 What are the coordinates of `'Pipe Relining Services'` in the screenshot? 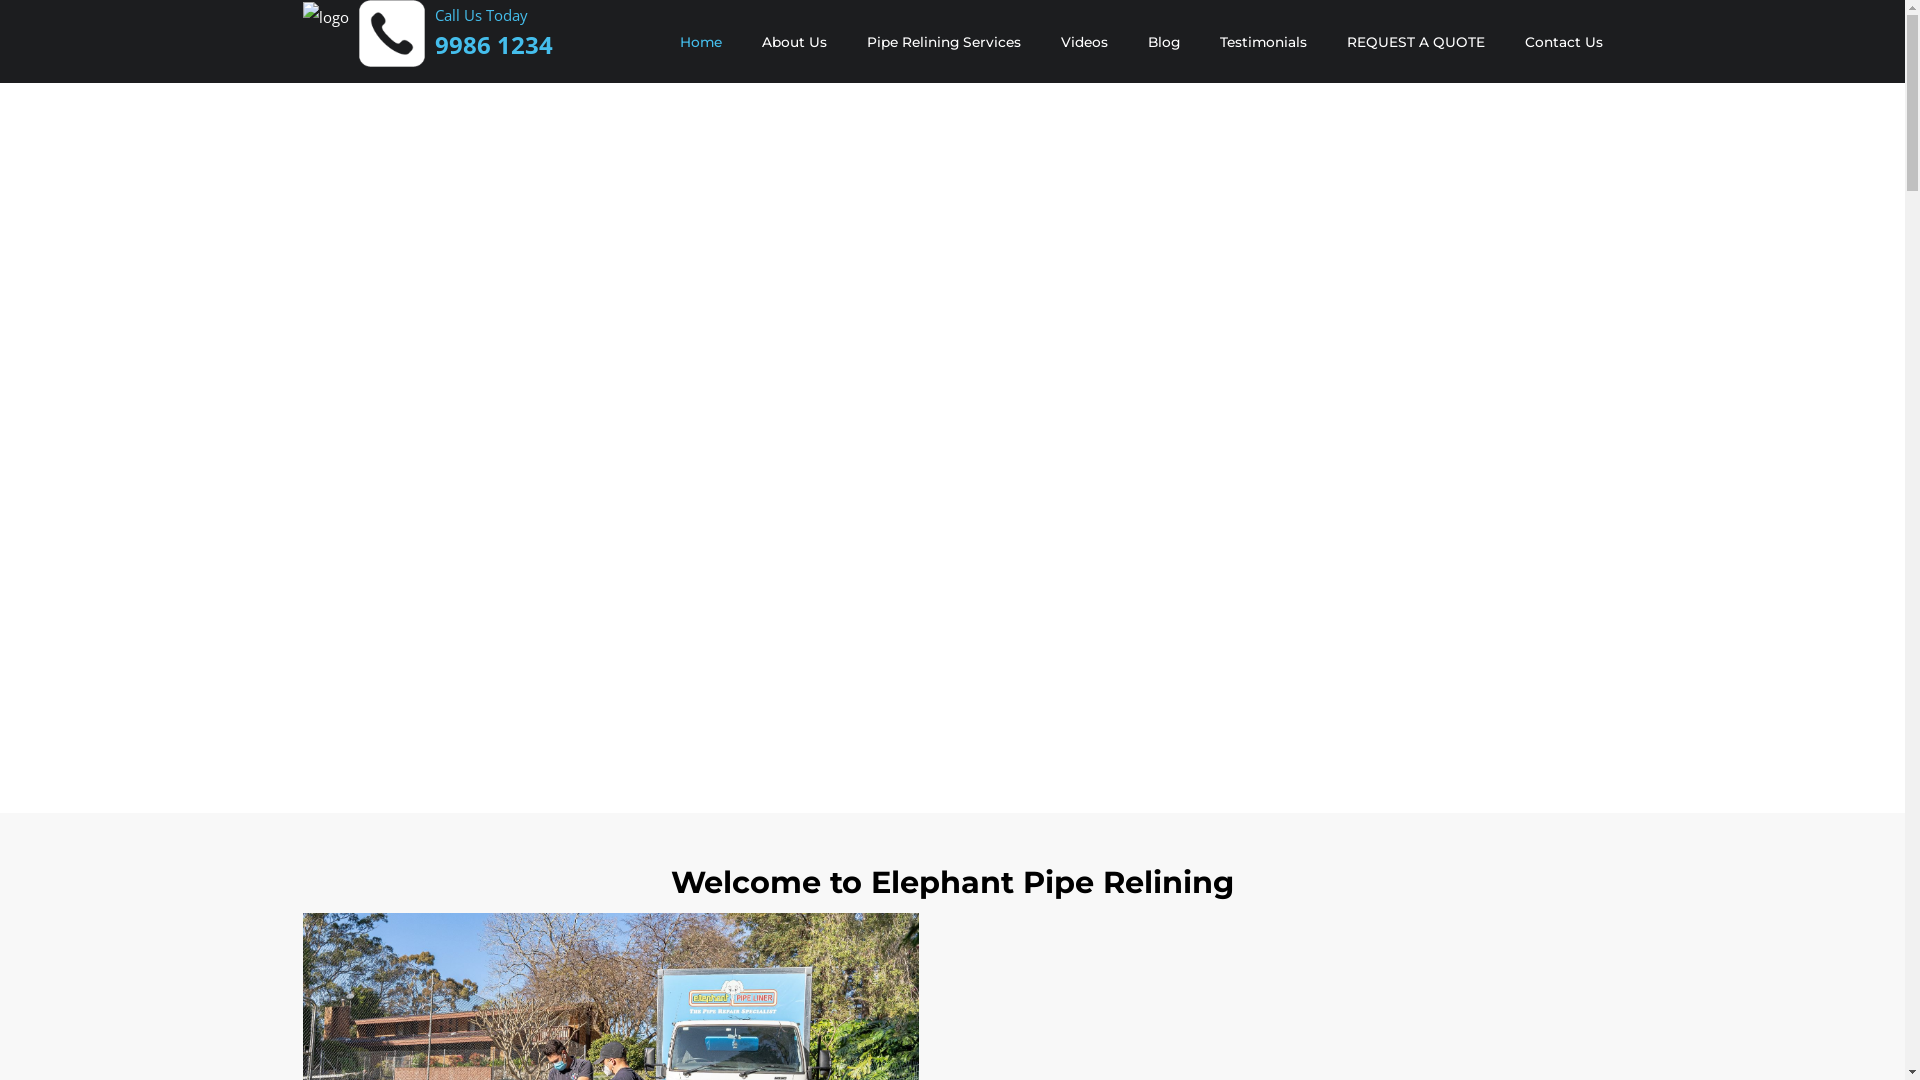 It's located at (941, 42).